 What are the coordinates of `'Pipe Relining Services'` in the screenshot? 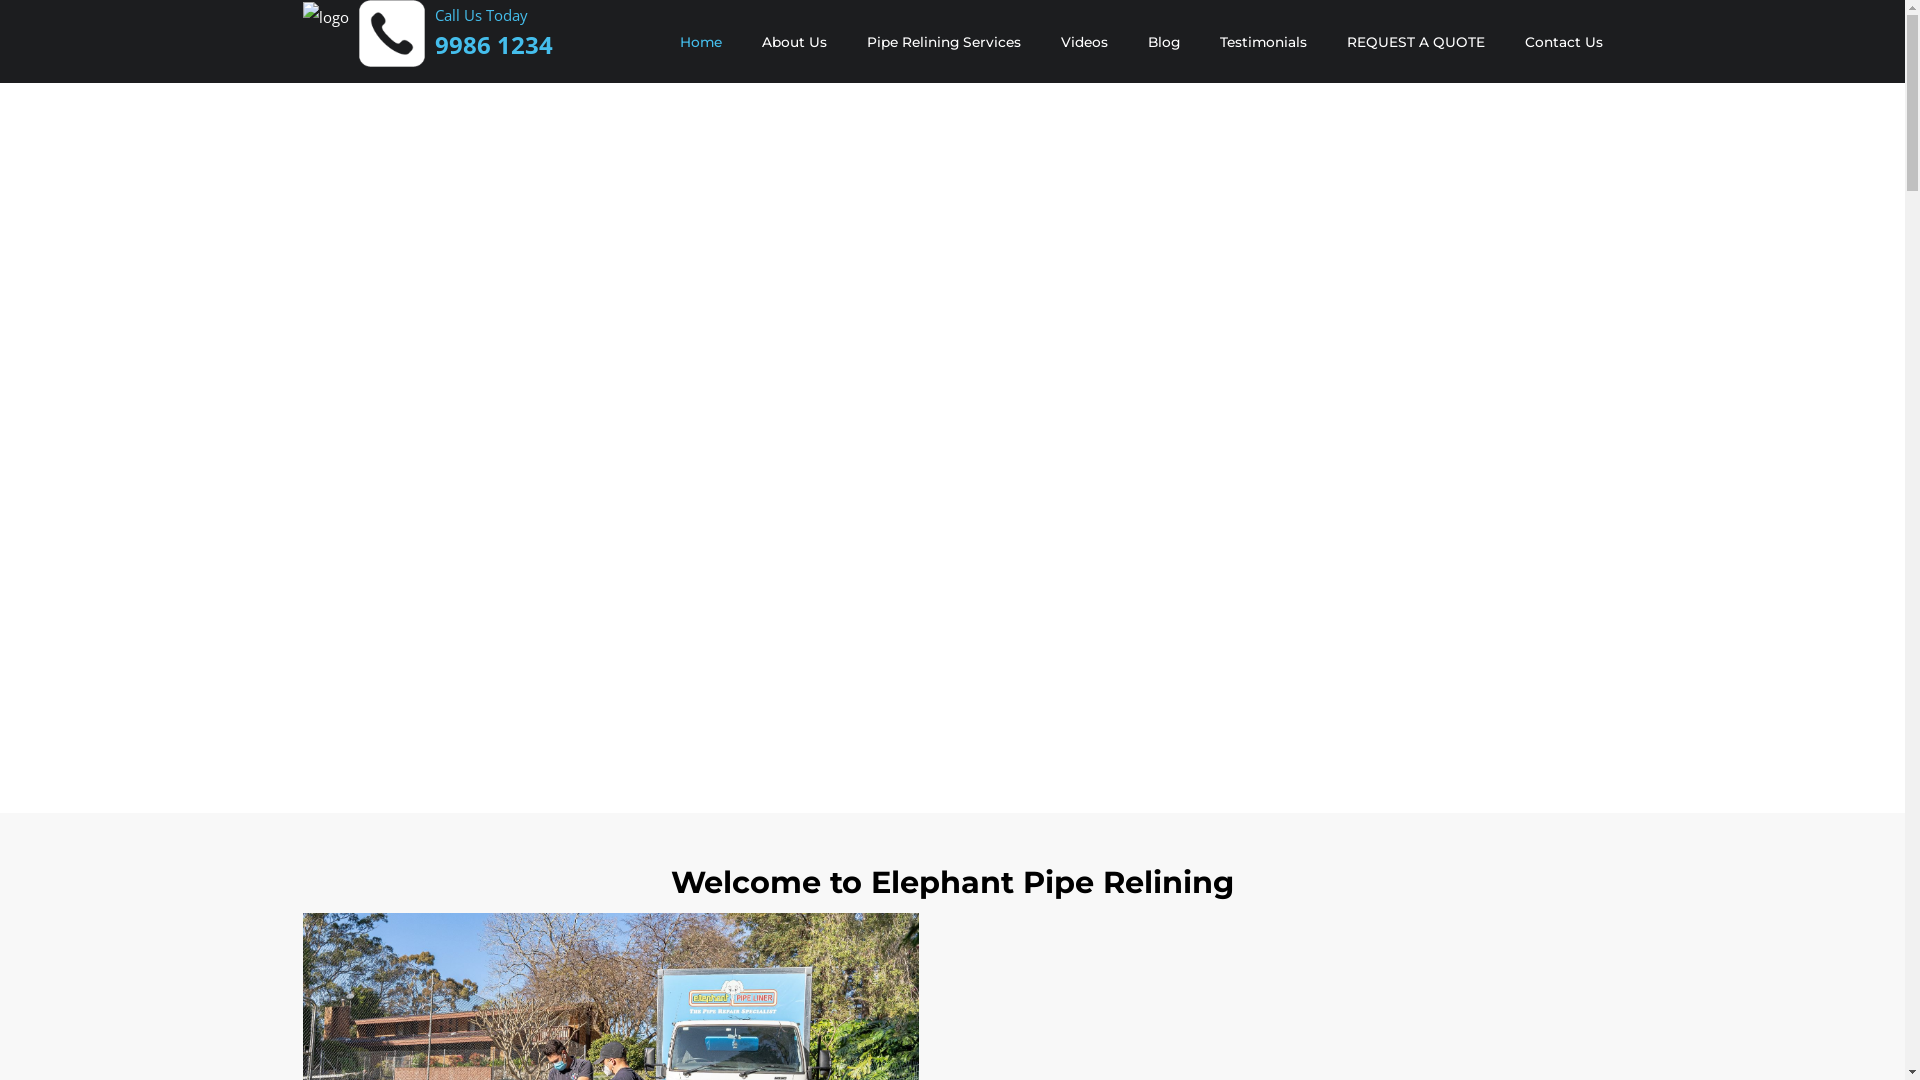 It's located at (941, 42).